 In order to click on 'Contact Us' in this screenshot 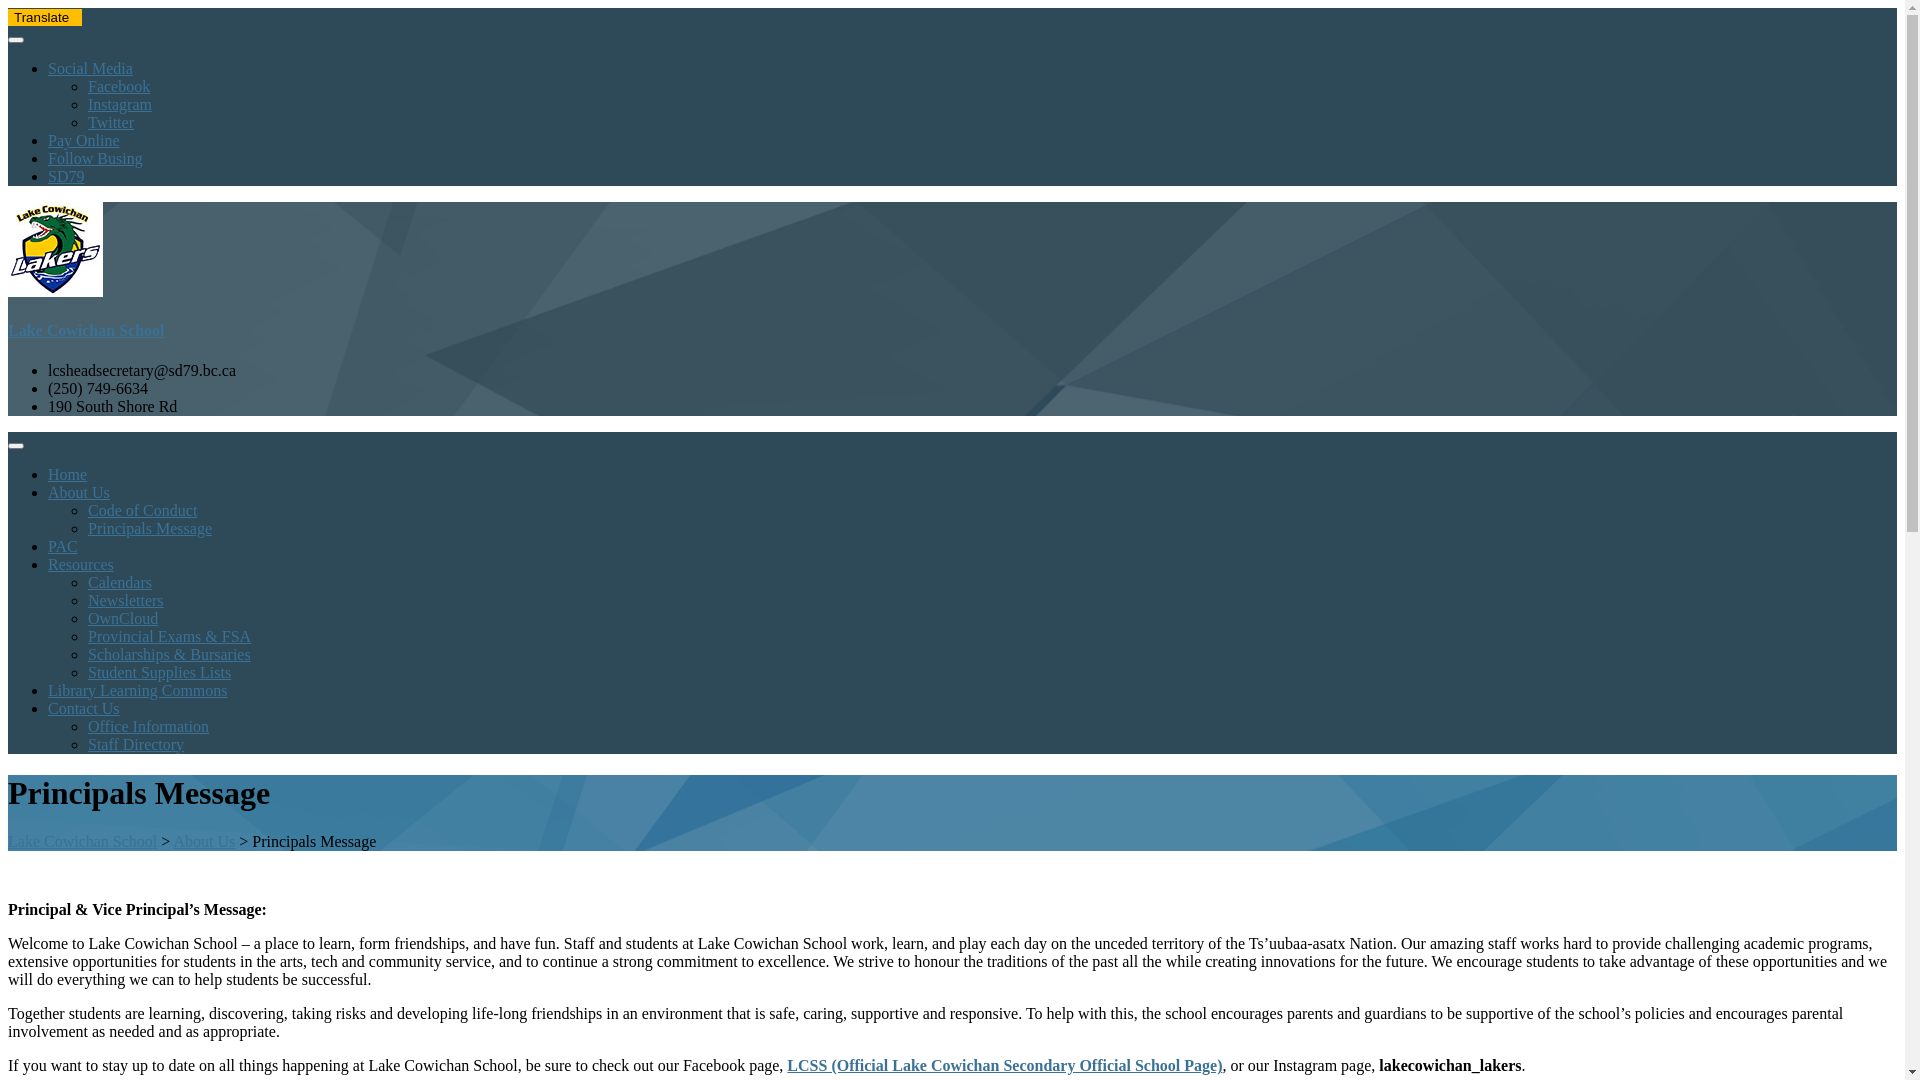, I will do `click(82, 707)`.